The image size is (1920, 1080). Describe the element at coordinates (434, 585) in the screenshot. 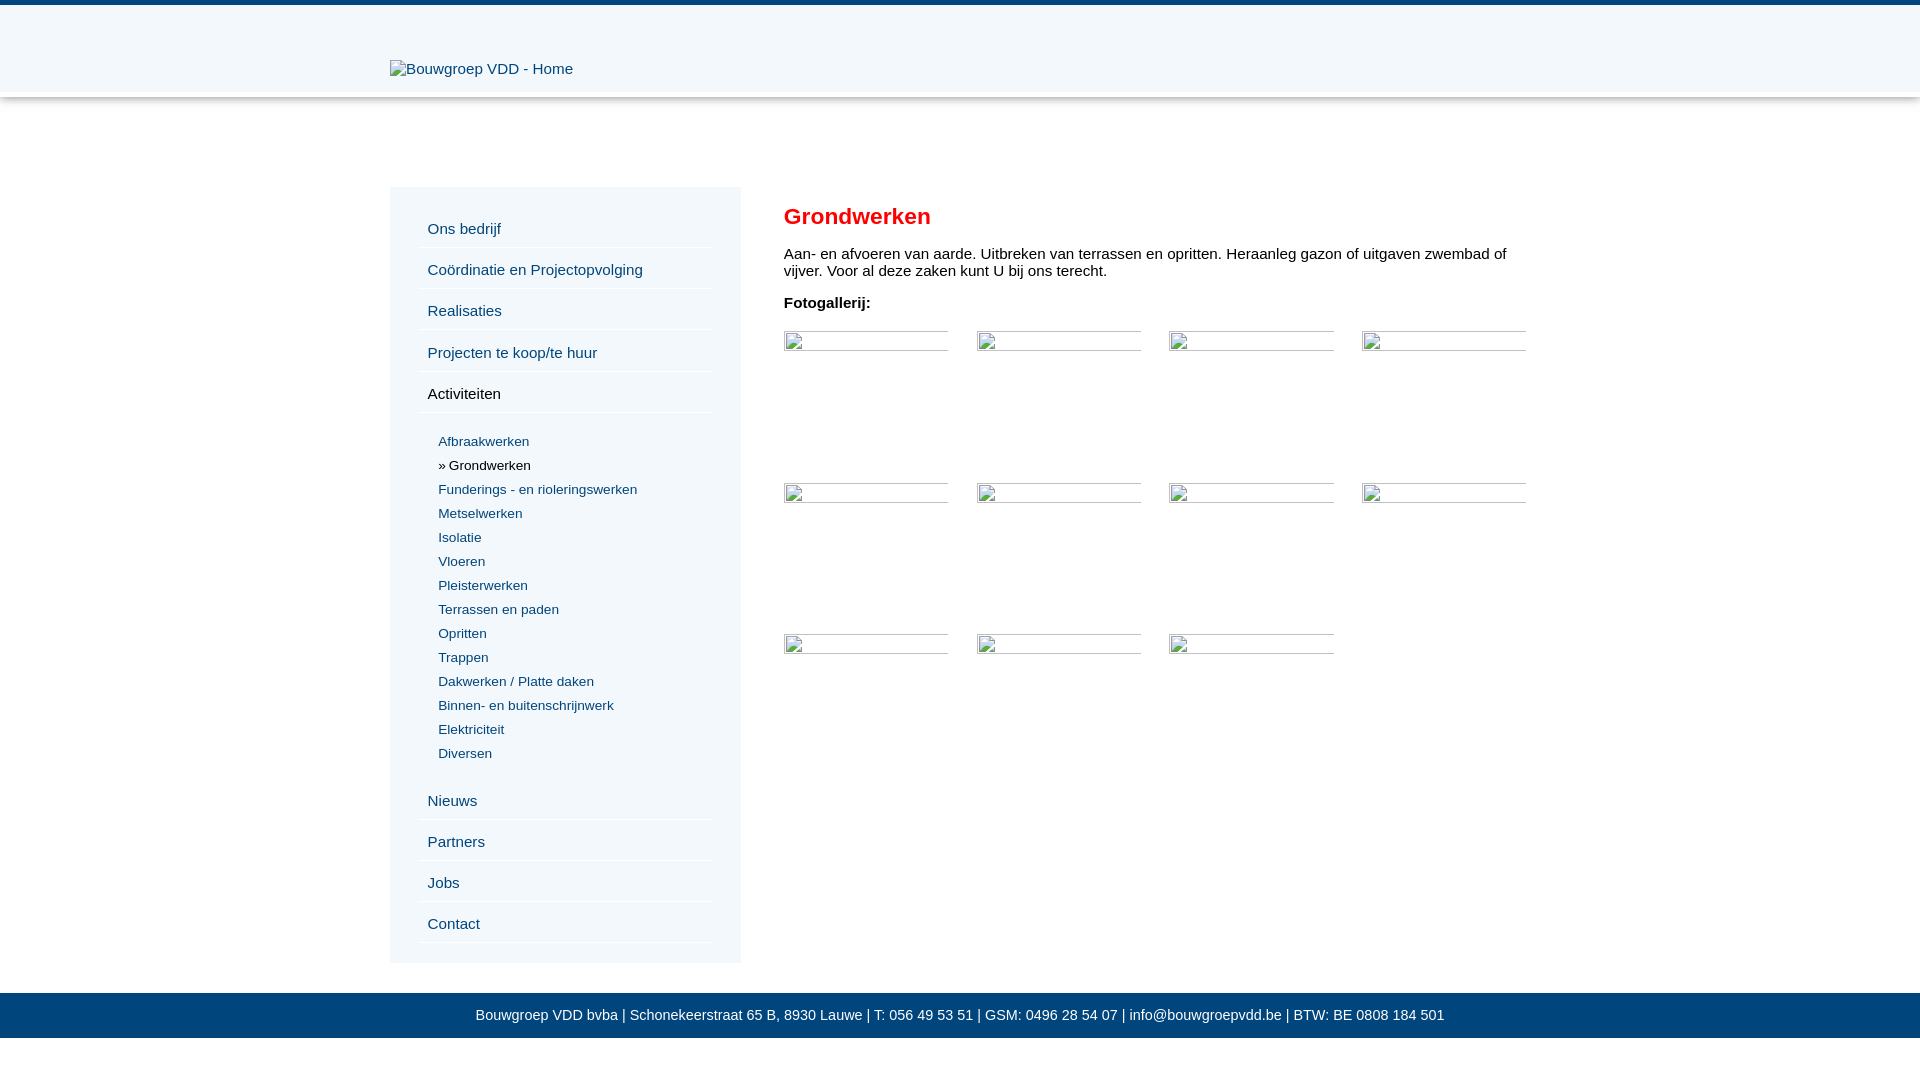

I see `'Pleisterwerken'` at that location.